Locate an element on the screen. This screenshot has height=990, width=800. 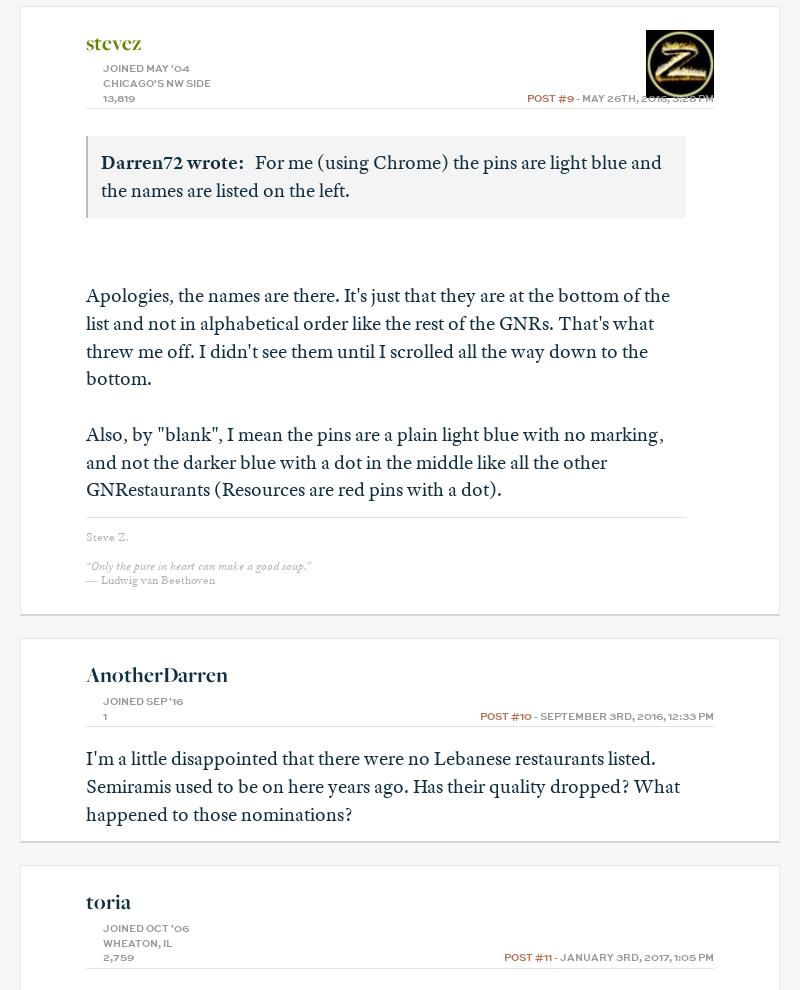
'- May 26th, 2016, 3:28 pm' is located at coordinates (643, 98).